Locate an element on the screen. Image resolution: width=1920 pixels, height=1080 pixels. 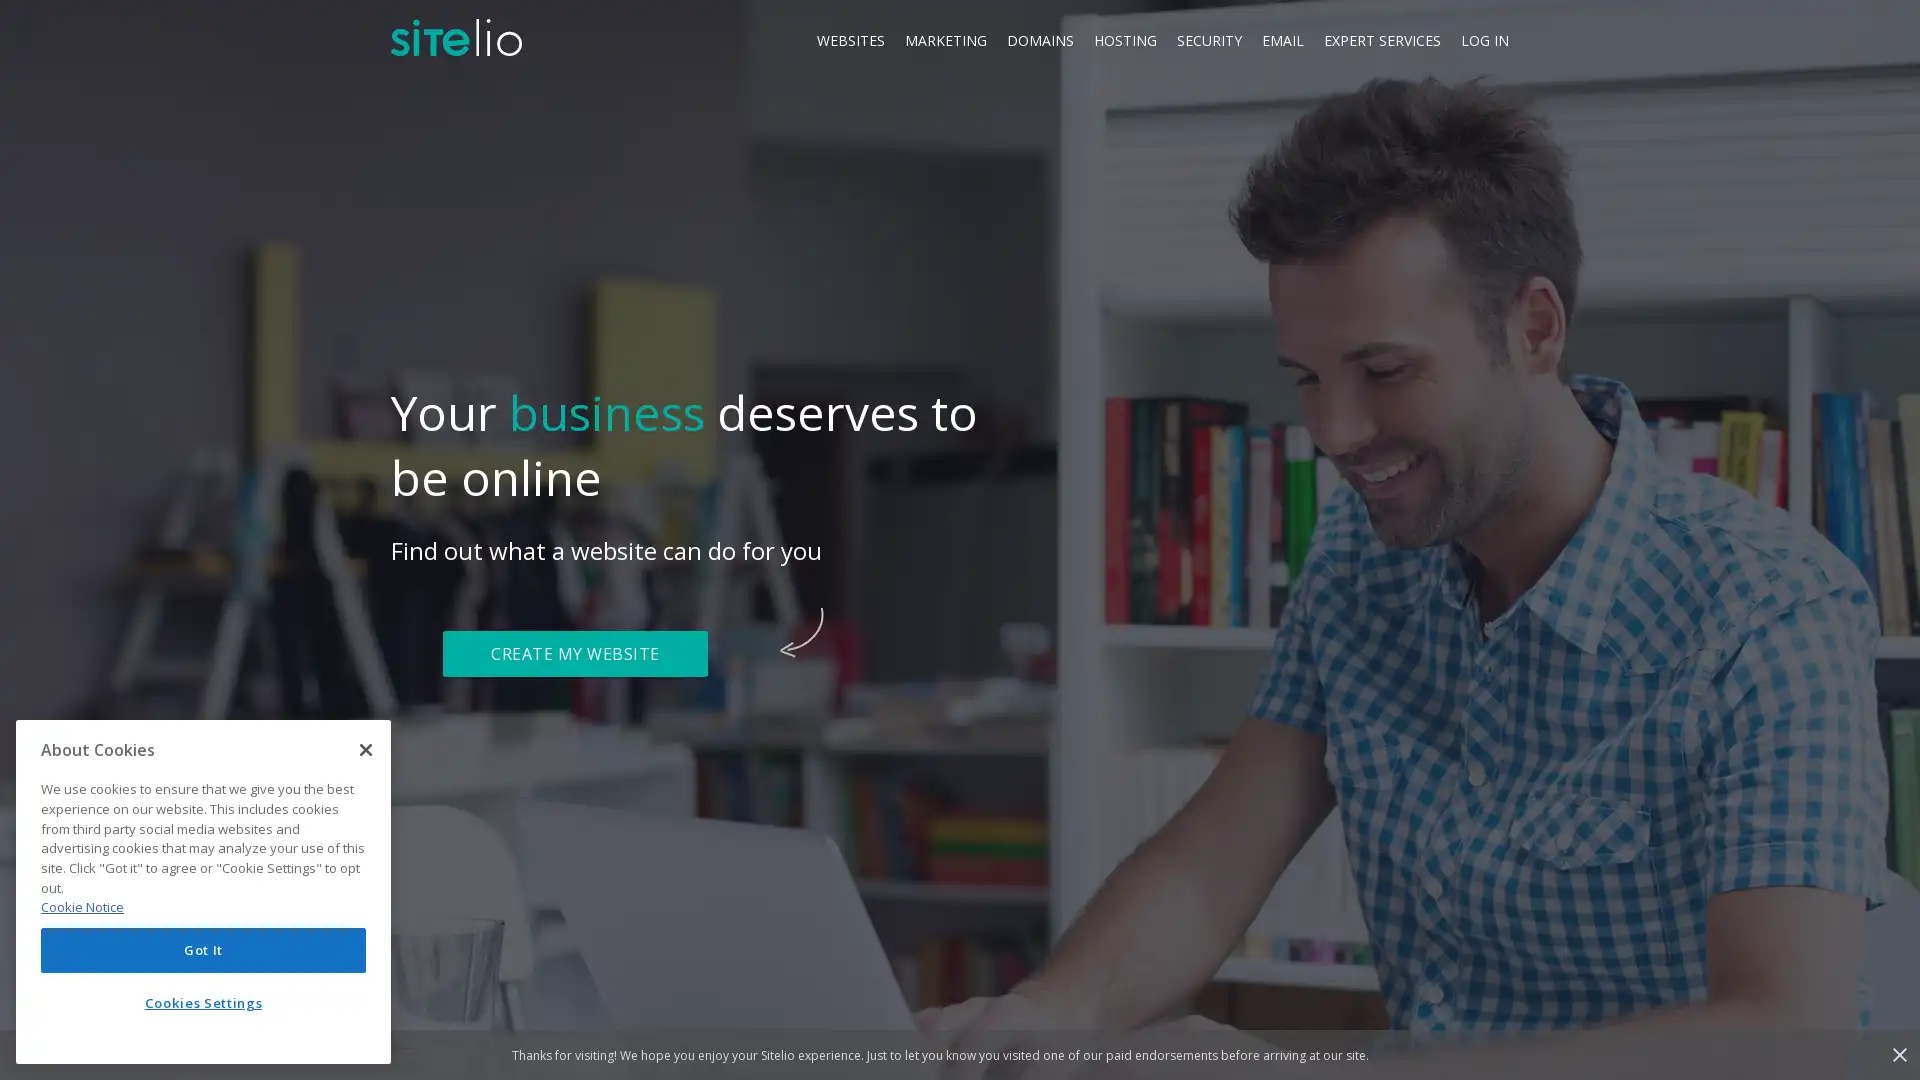
Close is located at coordinates (365, 749).